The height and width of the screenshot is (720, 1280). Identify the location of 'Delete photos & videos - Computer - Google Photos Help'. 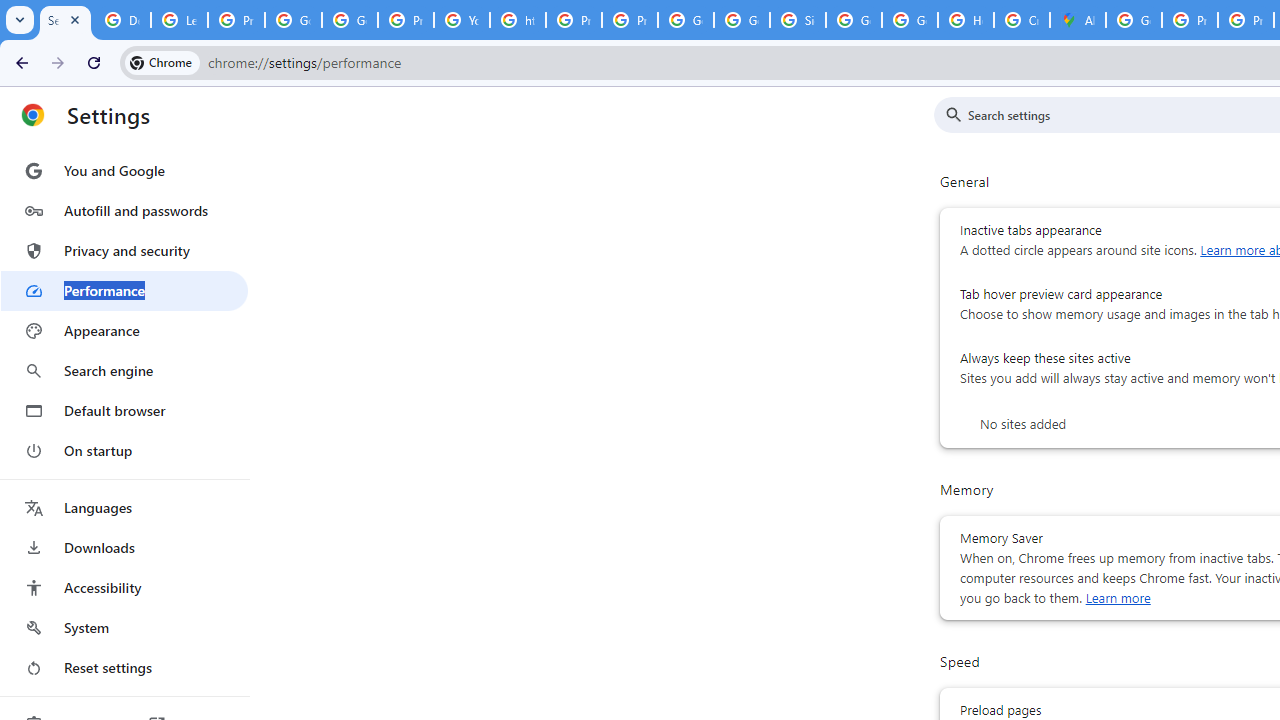
(121, 20).